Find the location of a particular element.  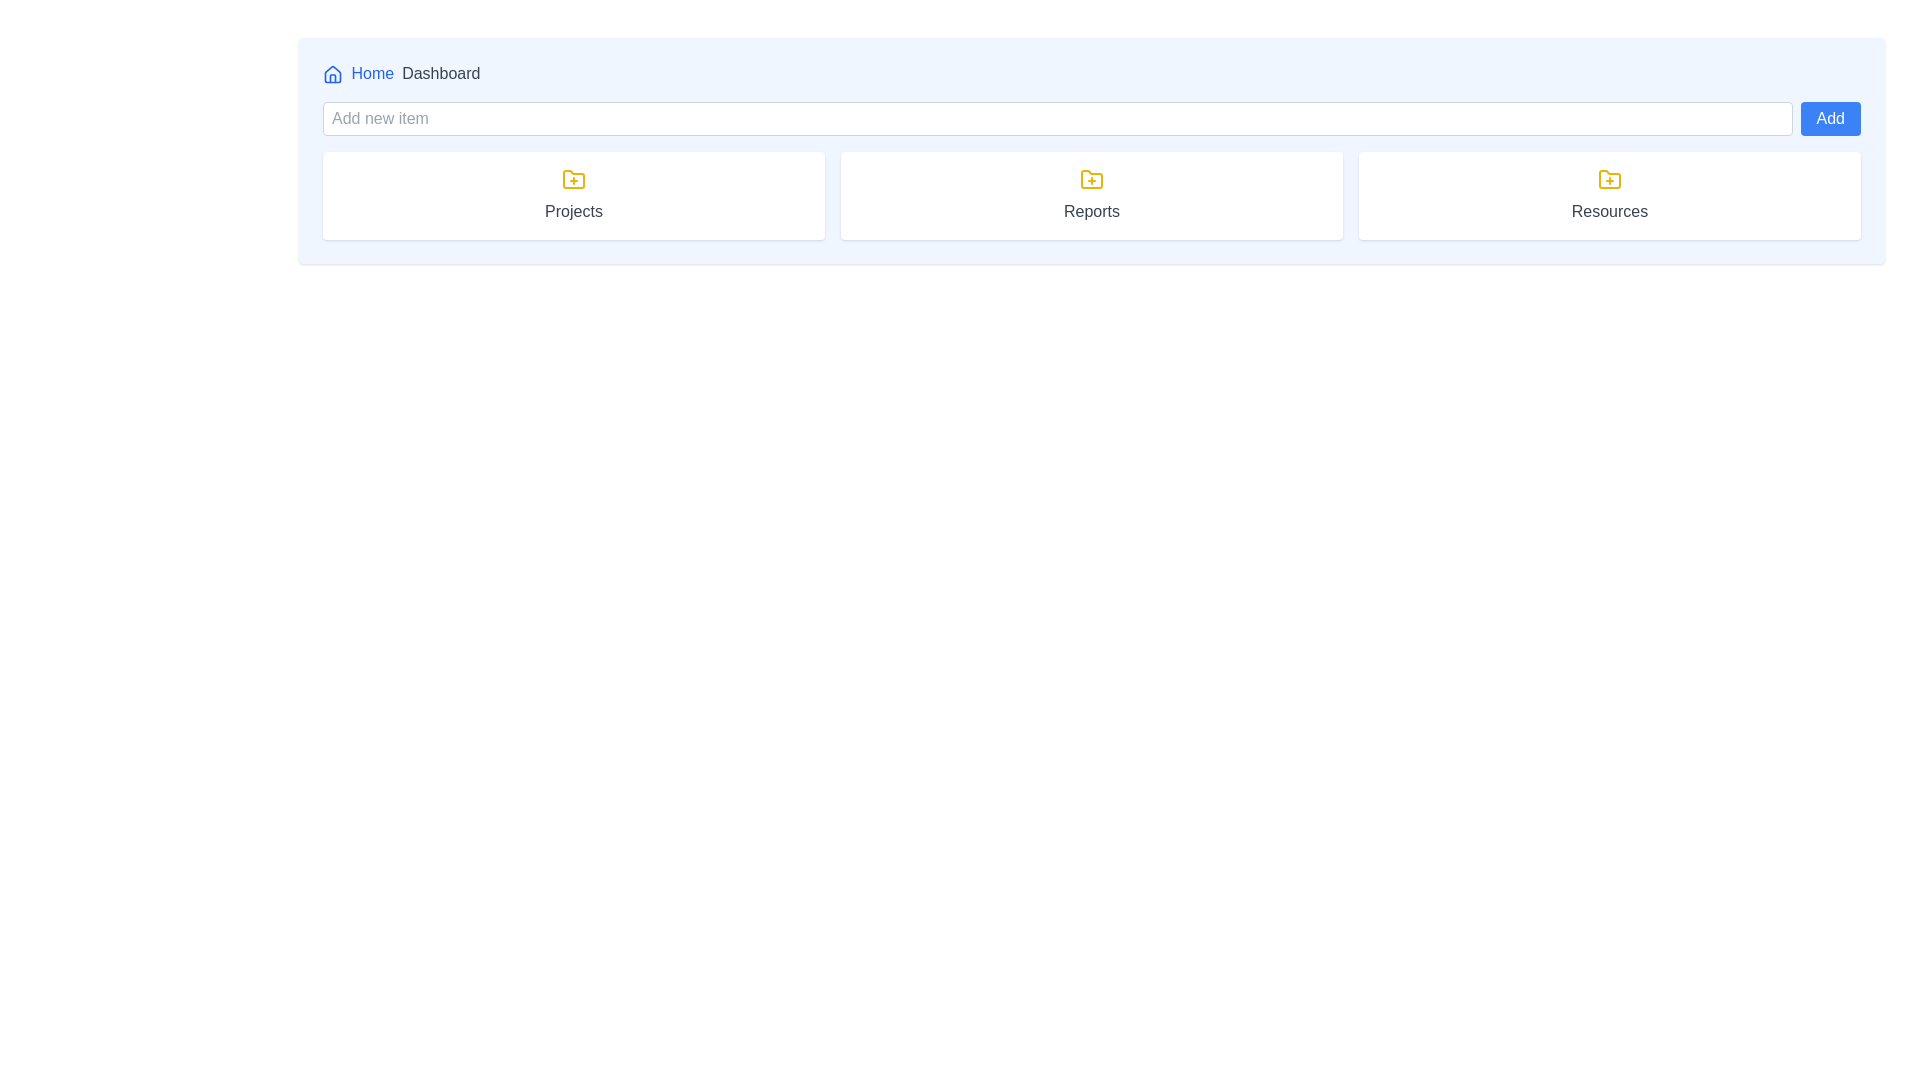

the 'Add New Item' button located to the far right of the input field is located at coordinates (1830, 119).